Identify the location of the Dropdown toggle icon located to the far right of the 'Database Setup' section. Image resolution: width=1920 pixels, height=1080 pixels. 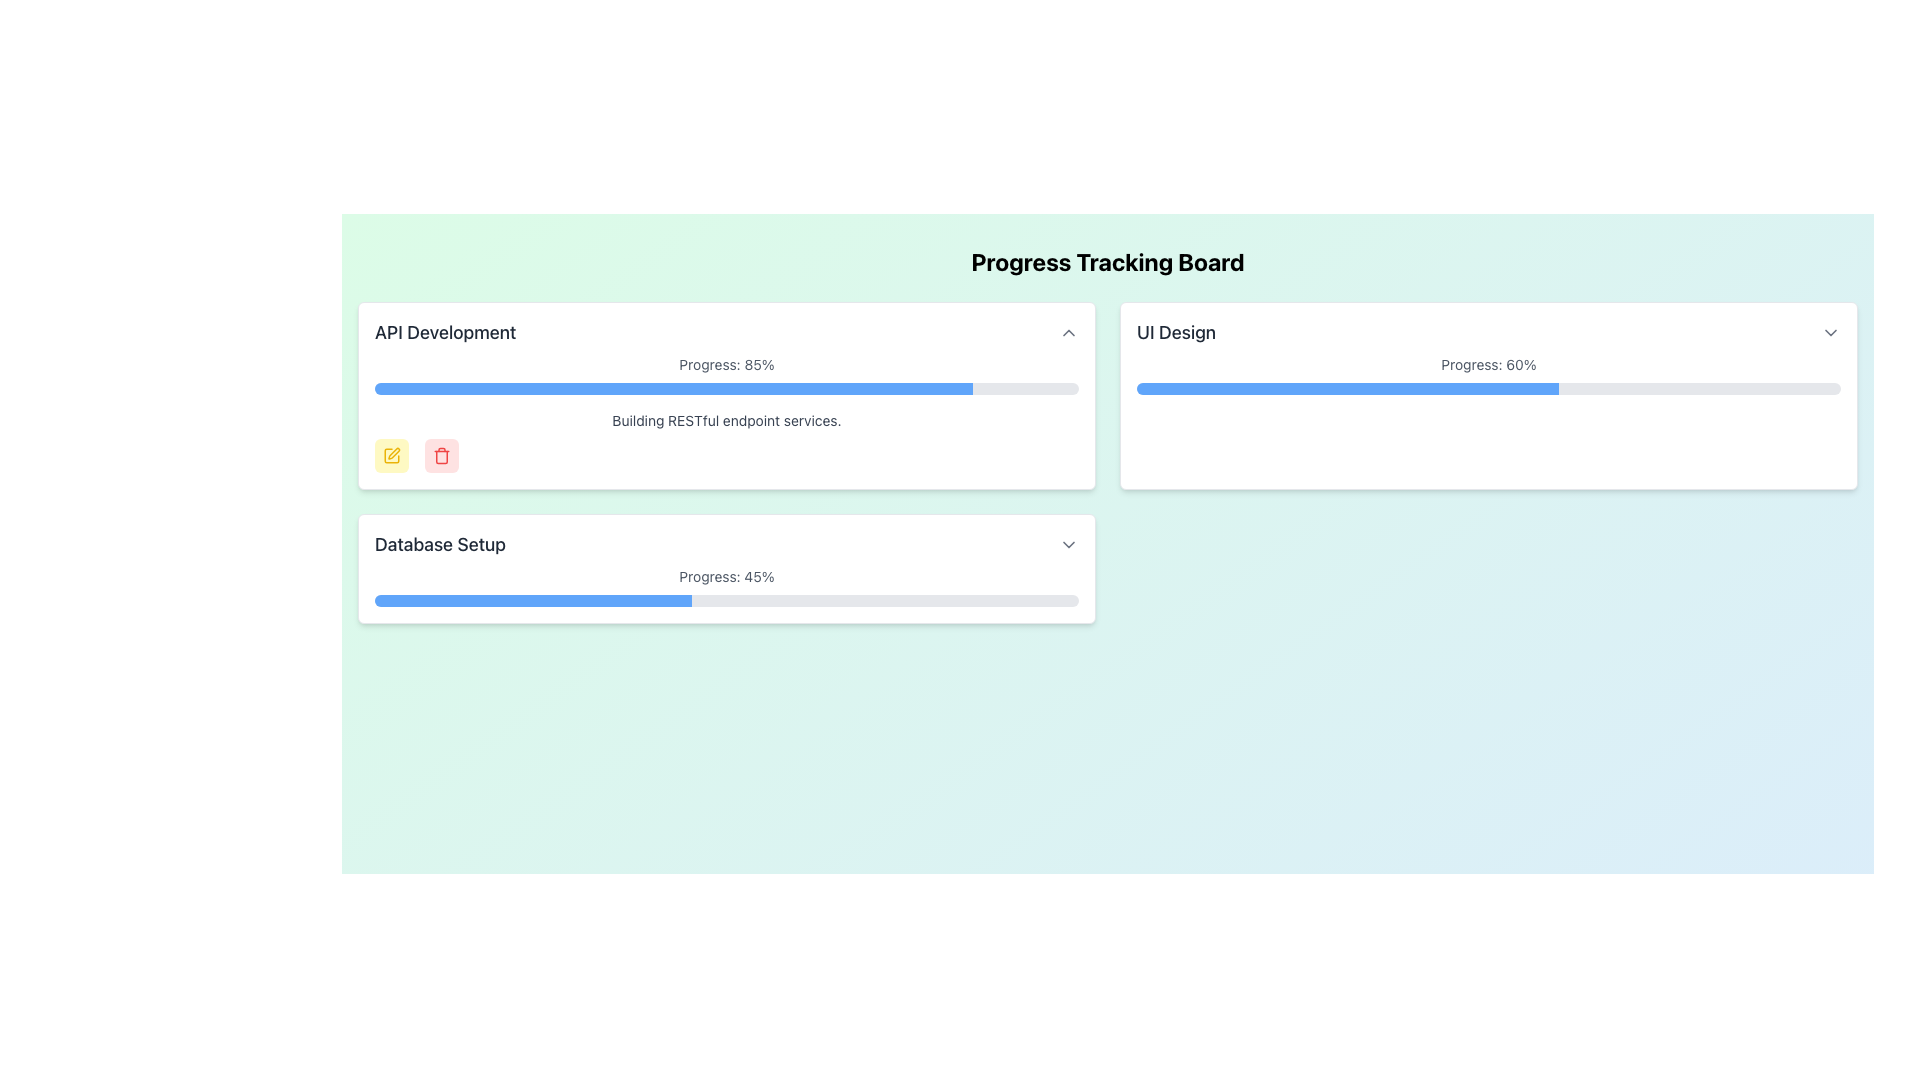
(1068, 544).